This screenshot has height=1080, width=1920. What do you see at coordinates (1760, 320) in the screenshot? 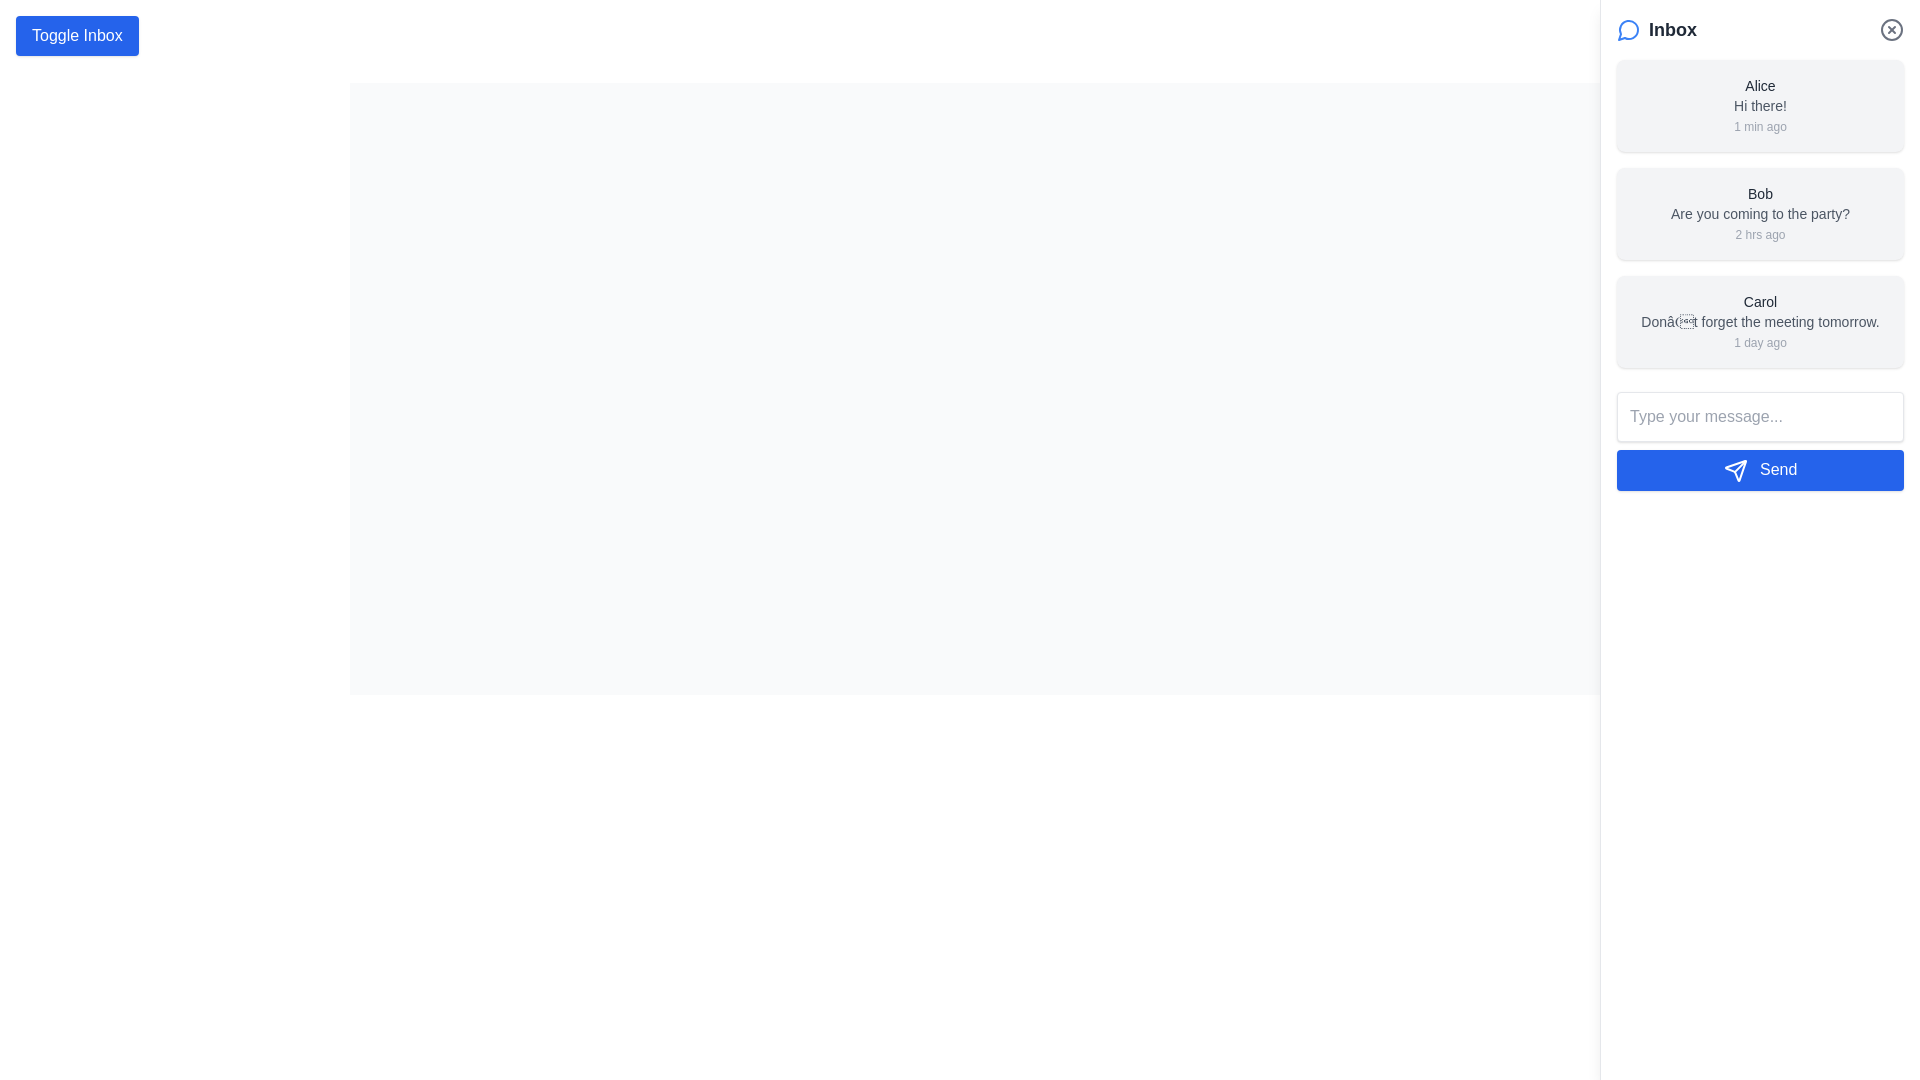
I see `the third chat message entry in the chat area` at bounding box center [1760, 320].